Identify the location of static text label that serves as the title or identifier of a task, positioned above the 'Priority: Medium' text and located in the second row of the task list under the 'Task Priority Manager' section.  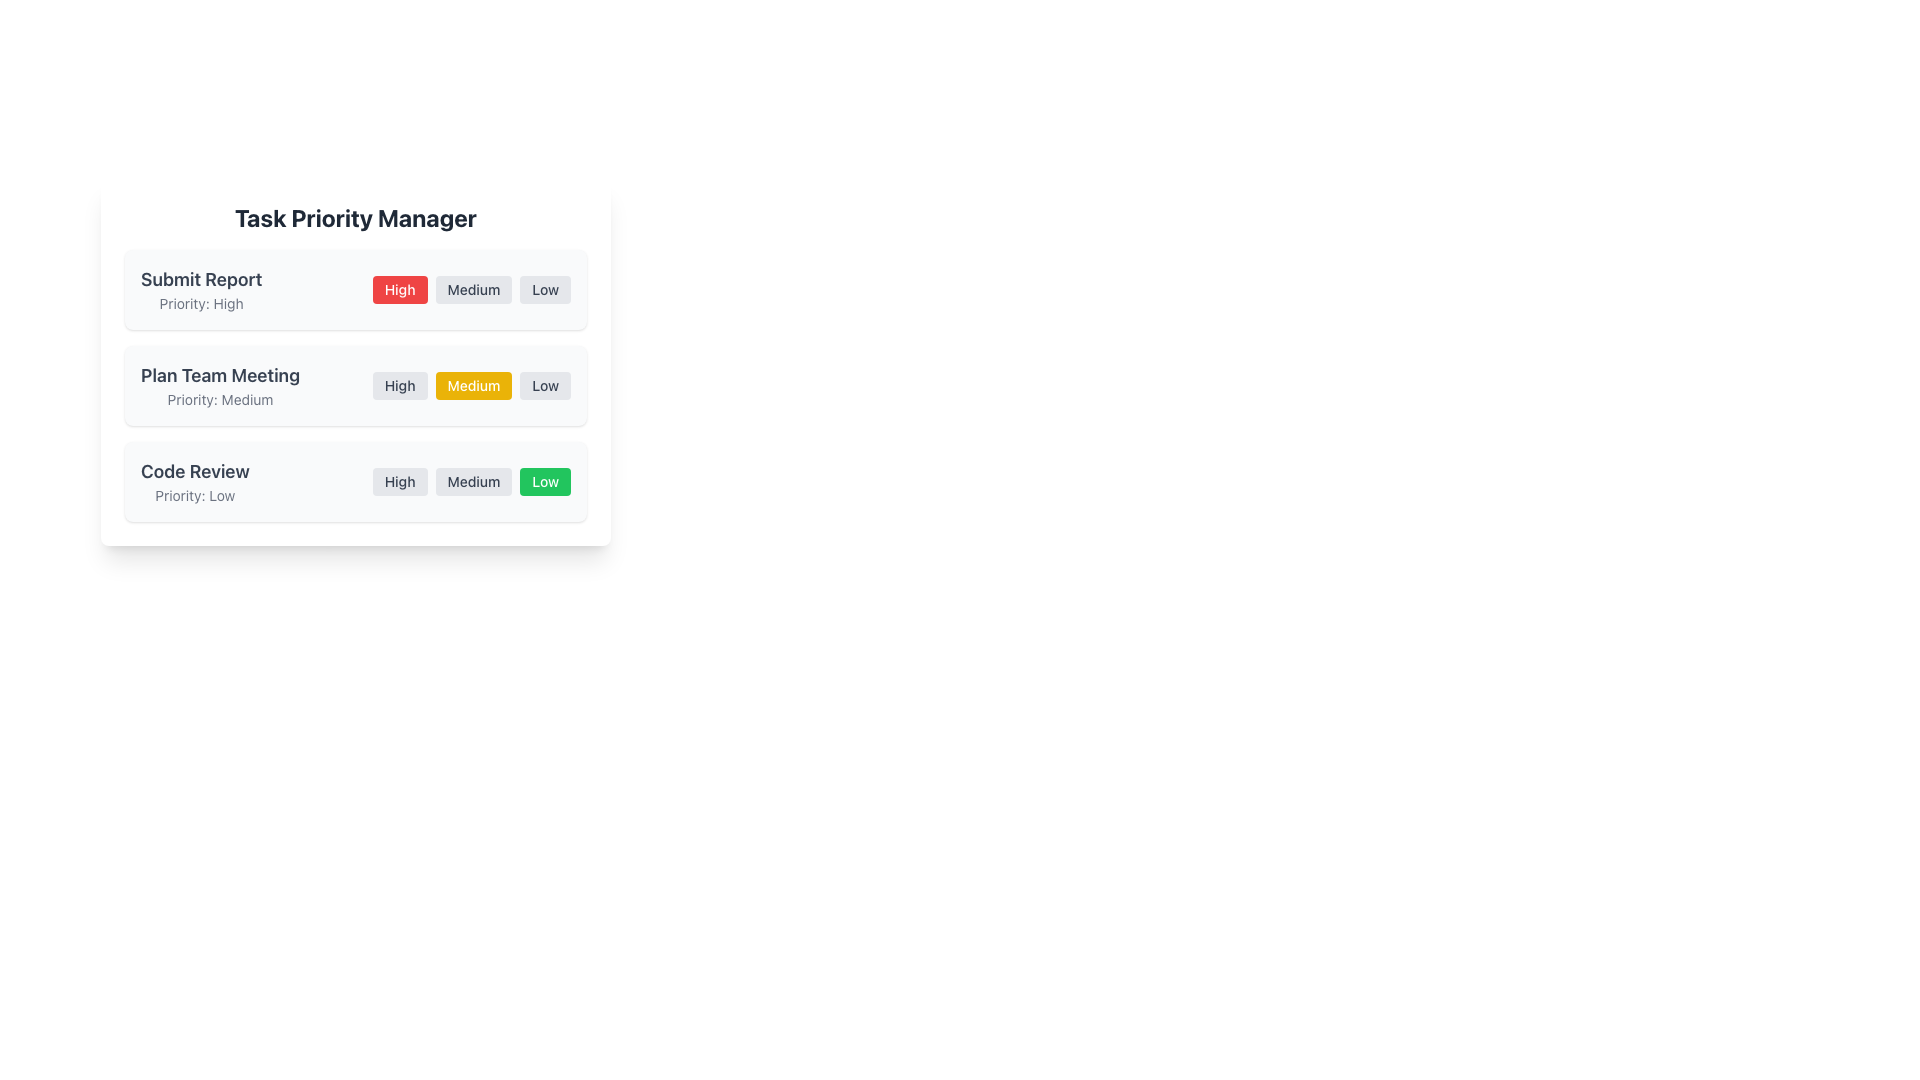
(220, 375).